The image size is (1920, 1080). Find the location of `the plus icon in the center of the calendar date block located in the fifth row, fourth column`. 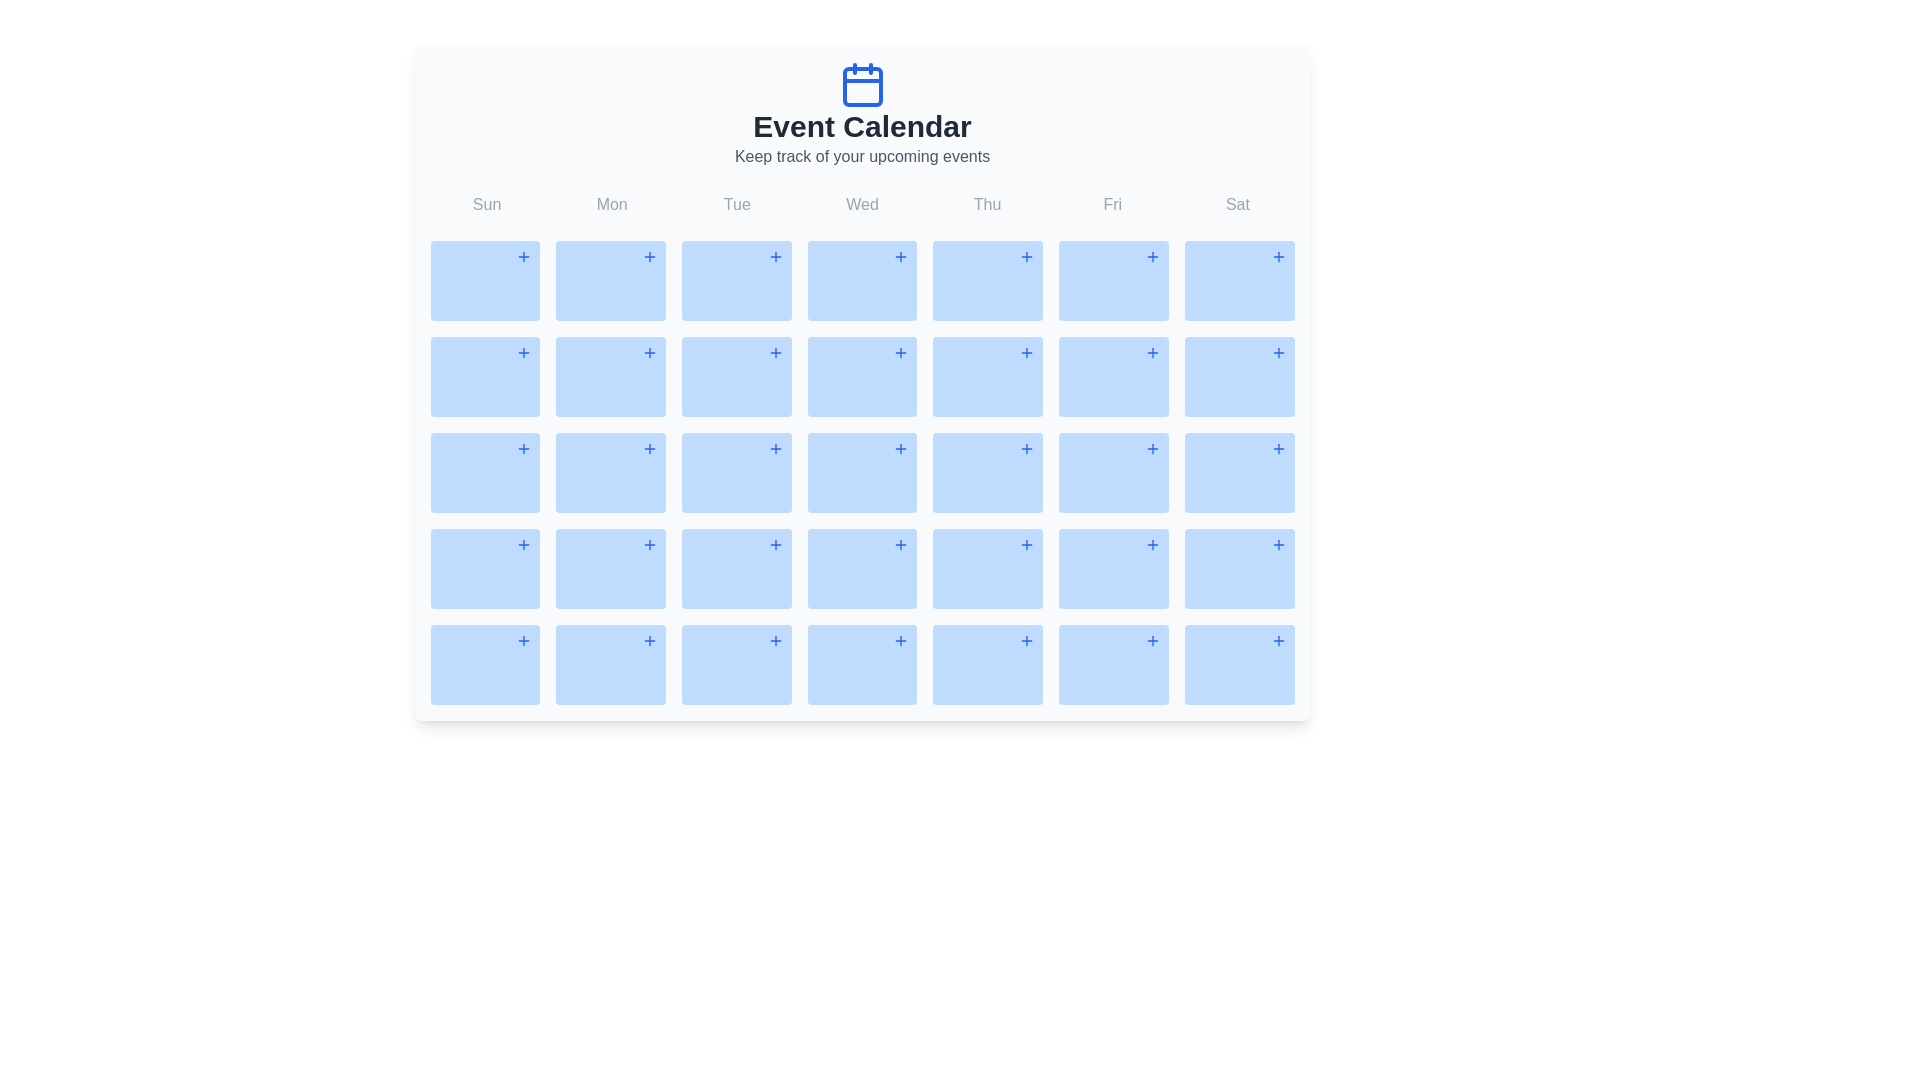

the plus icon in the center of the calendar date block located in the fifth row, fourth column is located at coordinates (1027, 544).